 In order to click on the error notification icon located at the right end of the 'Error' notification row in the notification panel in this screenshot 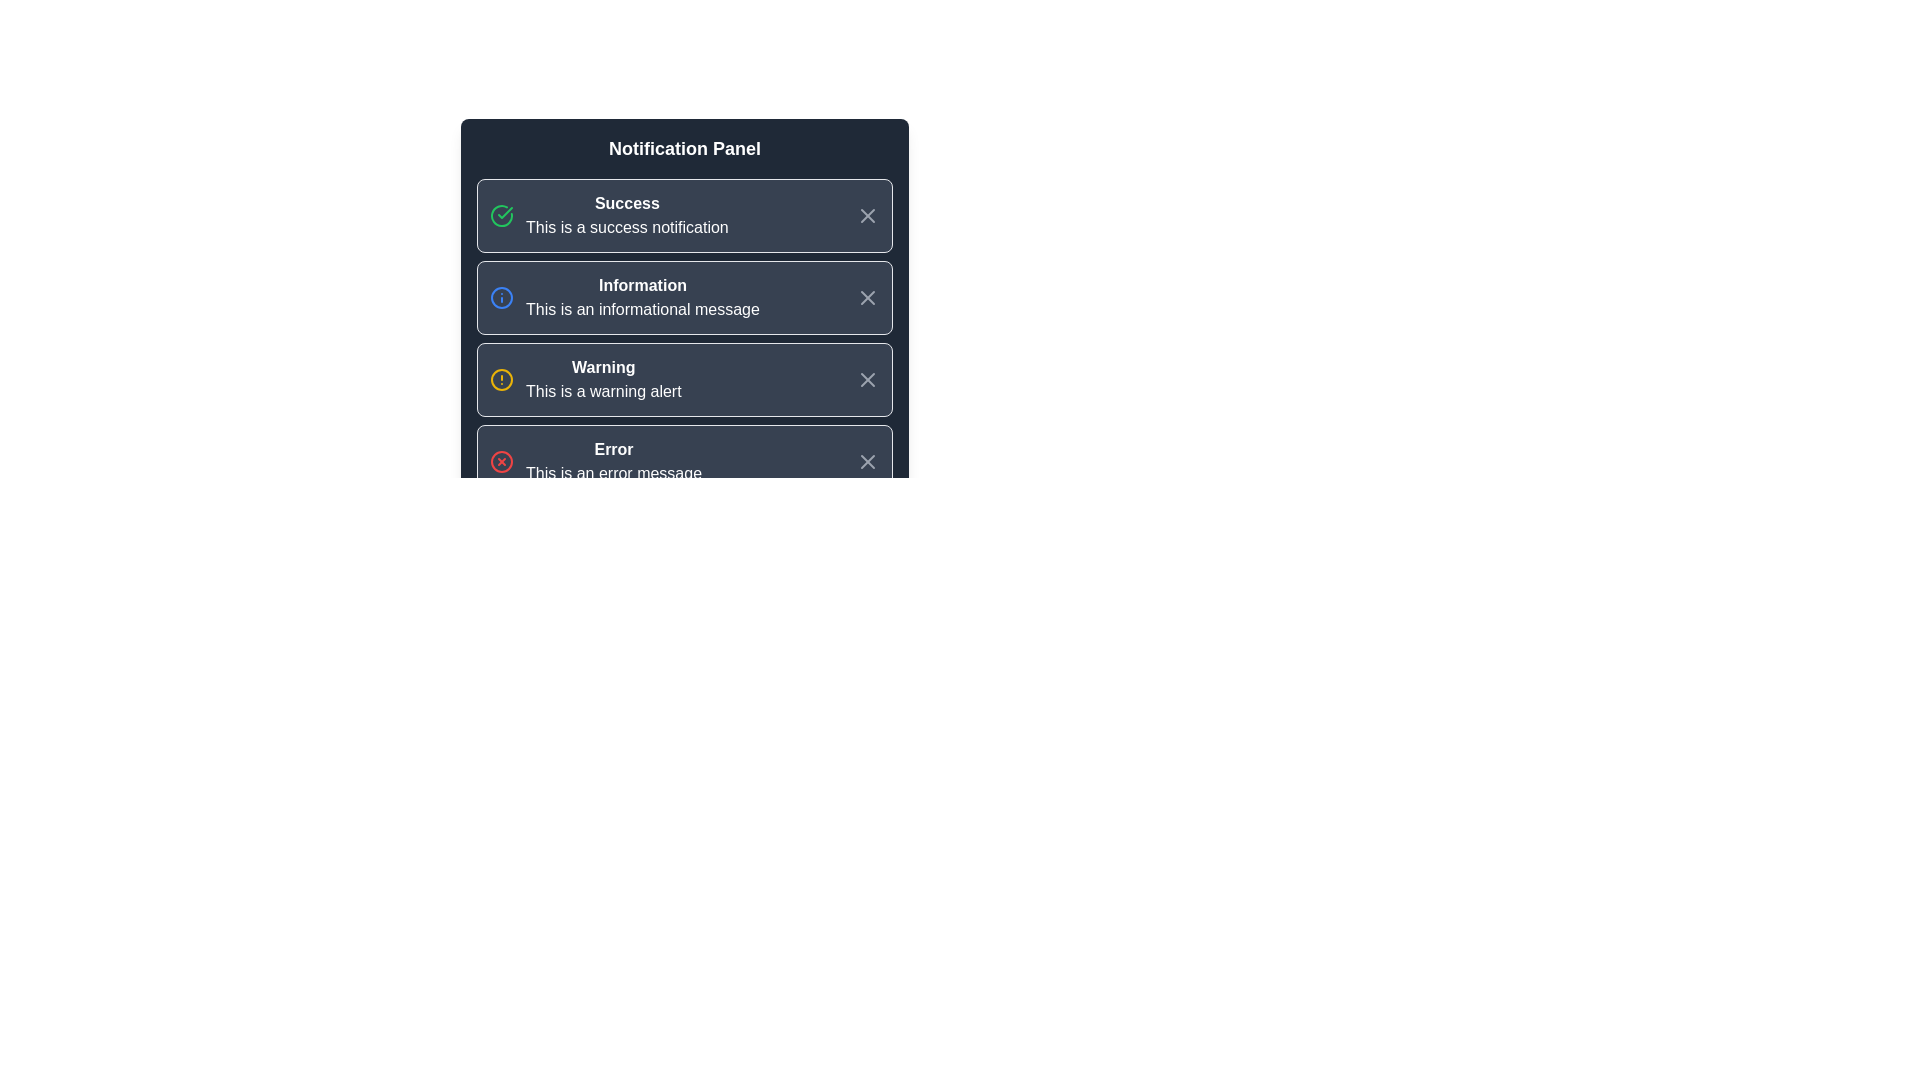, I will do `click(502, 462)`.